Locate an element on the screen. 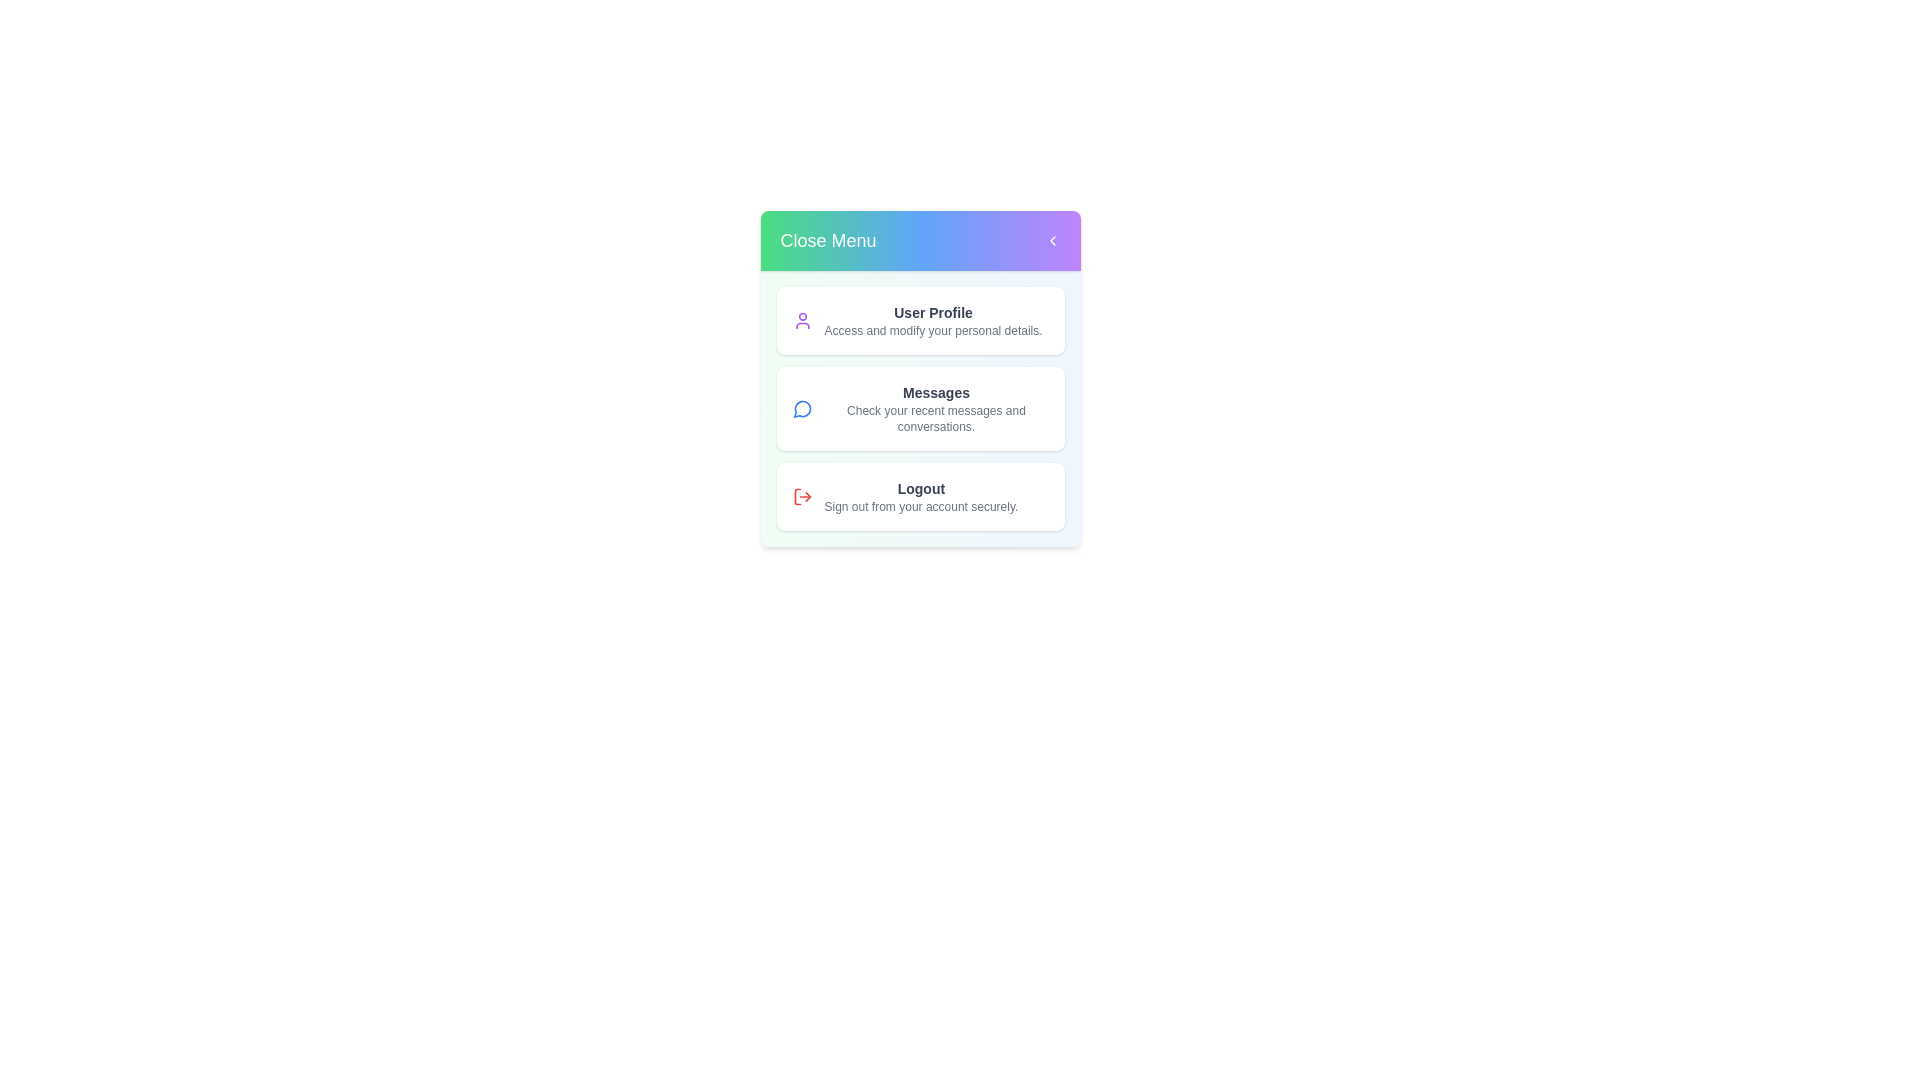 The height and width of the screenshot is (1080, 1920). the Logout icon in the ProfileMenu is located at coordinates (802, 496).